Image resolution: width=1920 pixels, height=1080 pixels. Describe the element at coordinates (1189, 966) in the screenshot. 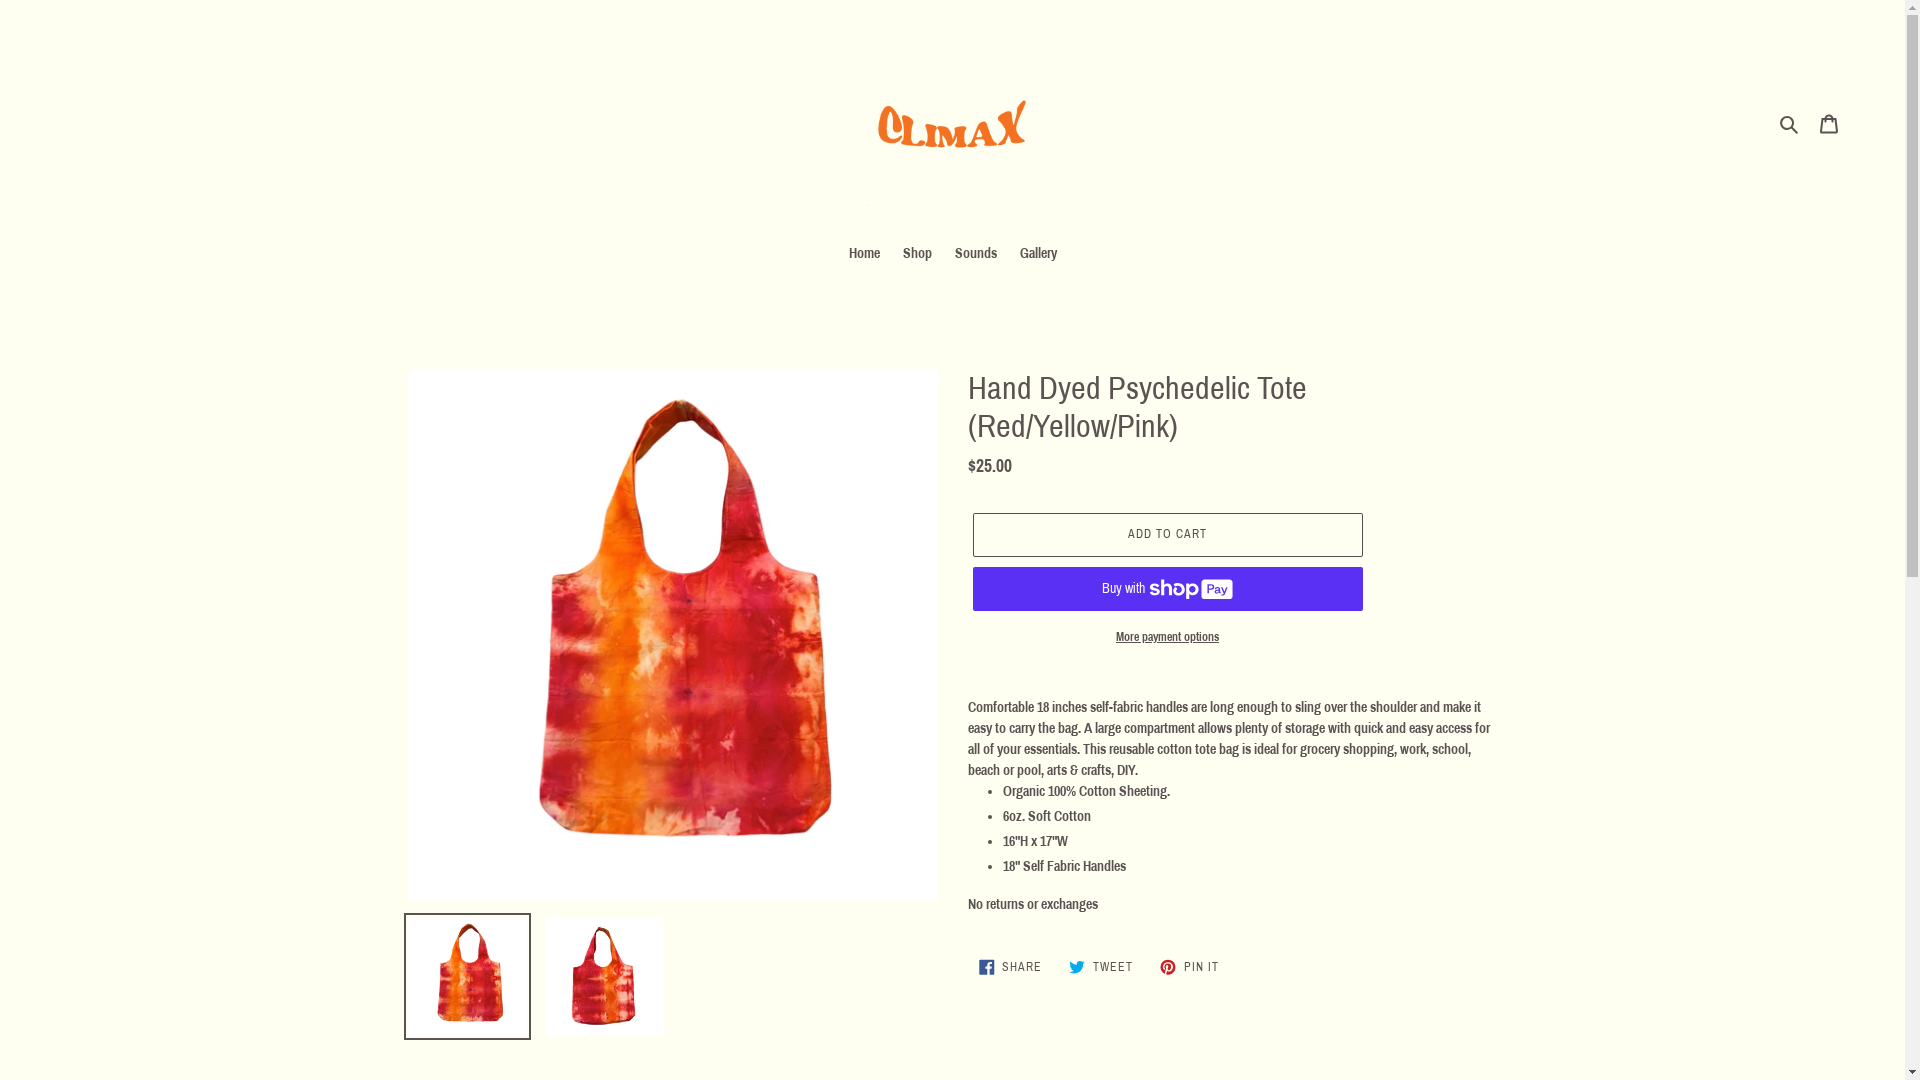

I see `'PIN IT` at that location.